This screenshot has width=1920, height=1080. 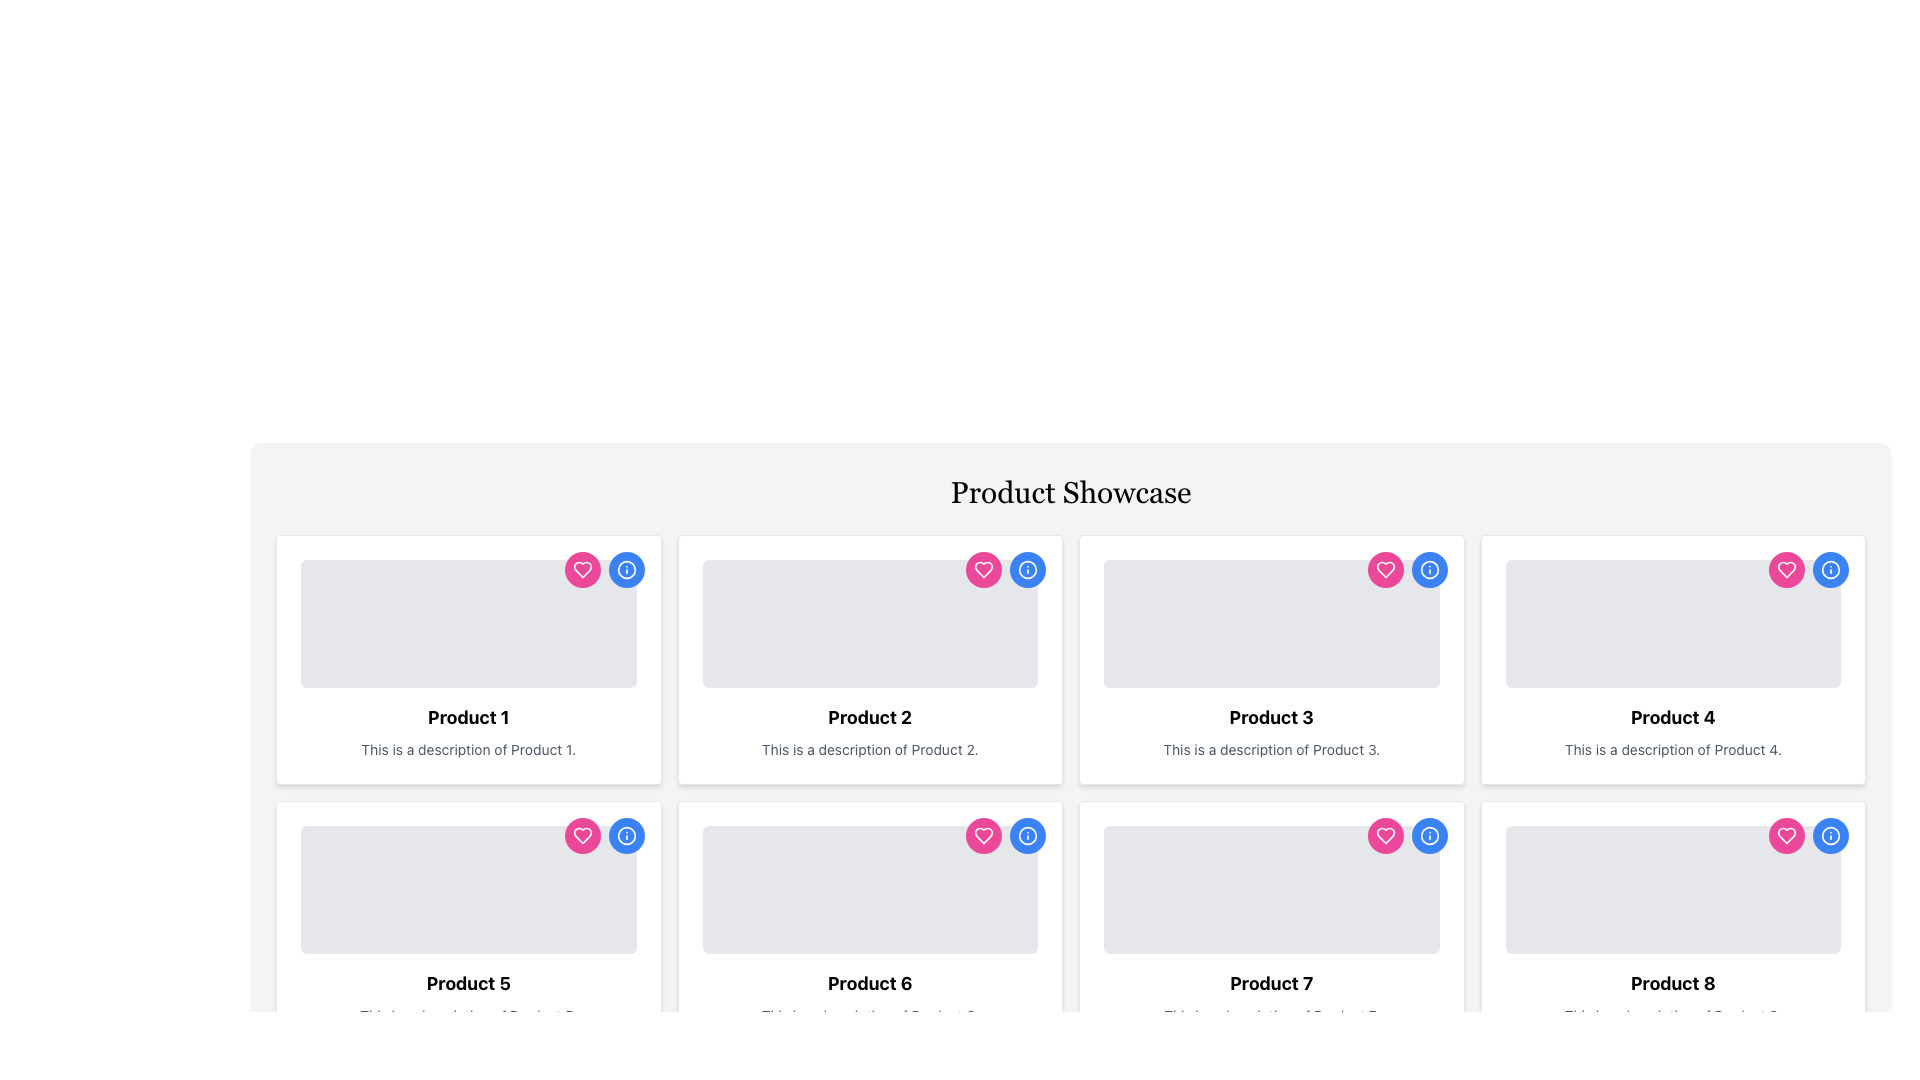 What do you see at coordinates (625, 570) in the screenshot?
I see `the circular blue button with an 'i' icon located in the top-right corner of the 'Product 1' card` at bounding box center [625, 570].